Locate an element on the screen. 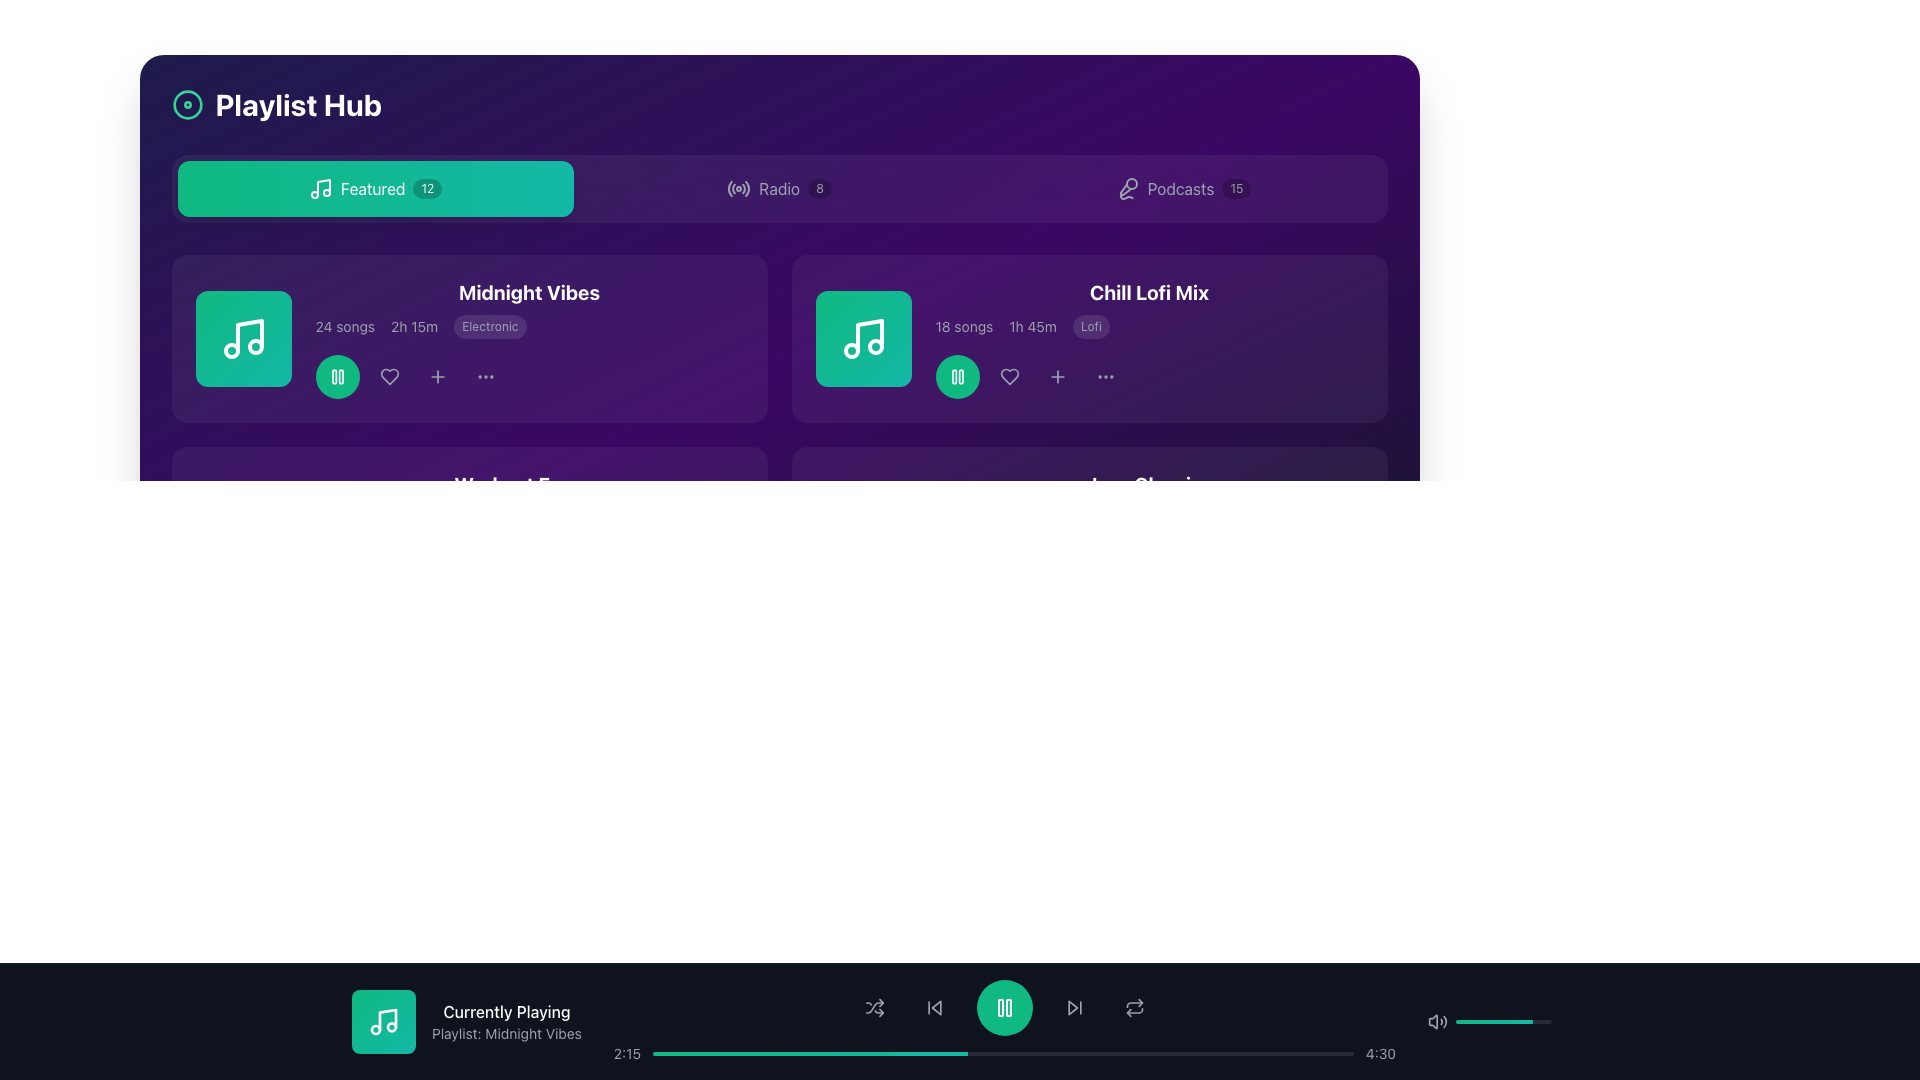 This screenshot has width=1920, height=1080. the 'Featured' text label, which is styled in white on a vibrant green background, located near the center of a horizontal group of elements at the top left corner of the interface is located at coordinates (373, 189).